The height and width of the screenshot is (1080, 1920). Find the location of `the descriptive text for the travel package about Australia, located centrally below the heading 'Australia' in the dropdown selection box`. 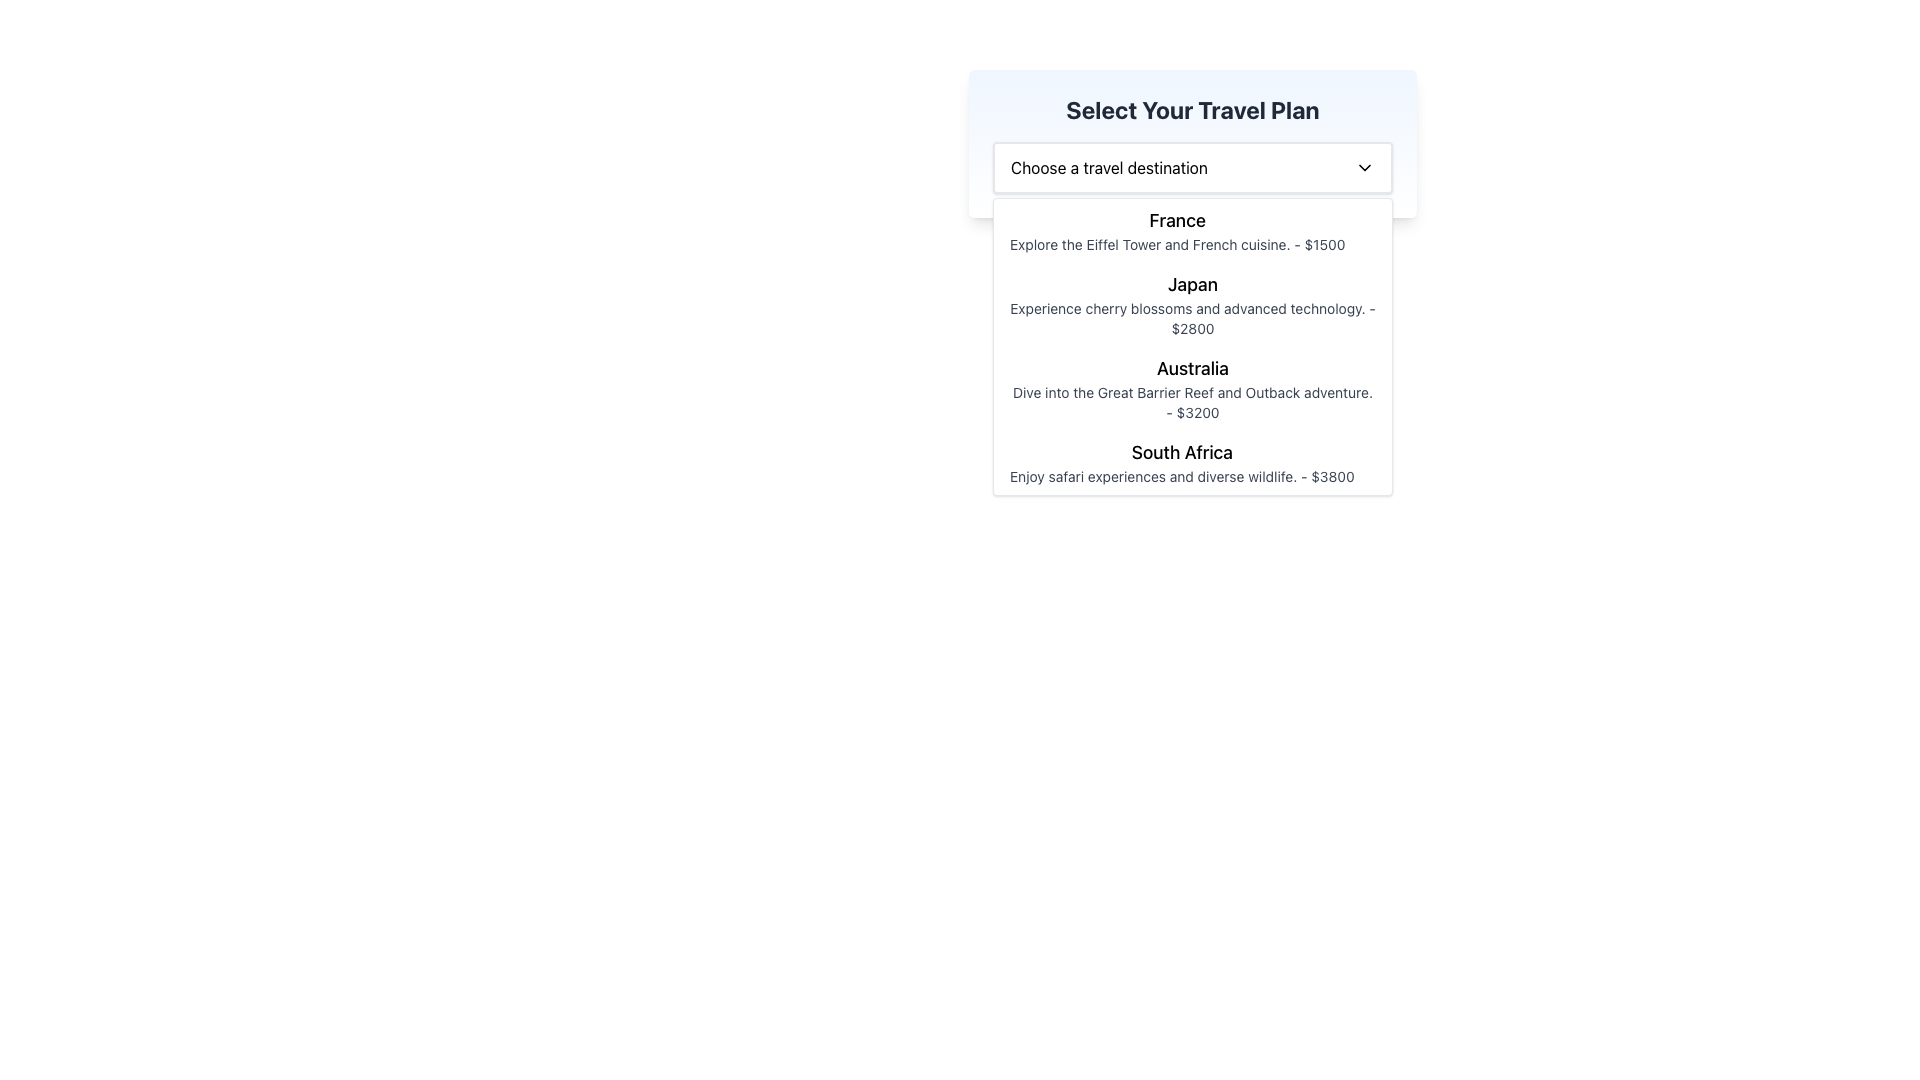

the descriptive text for the travel package about Australia, located centrally below the heading 'Australia' in the dropdown selection box is located at coordinates (1193, 402).